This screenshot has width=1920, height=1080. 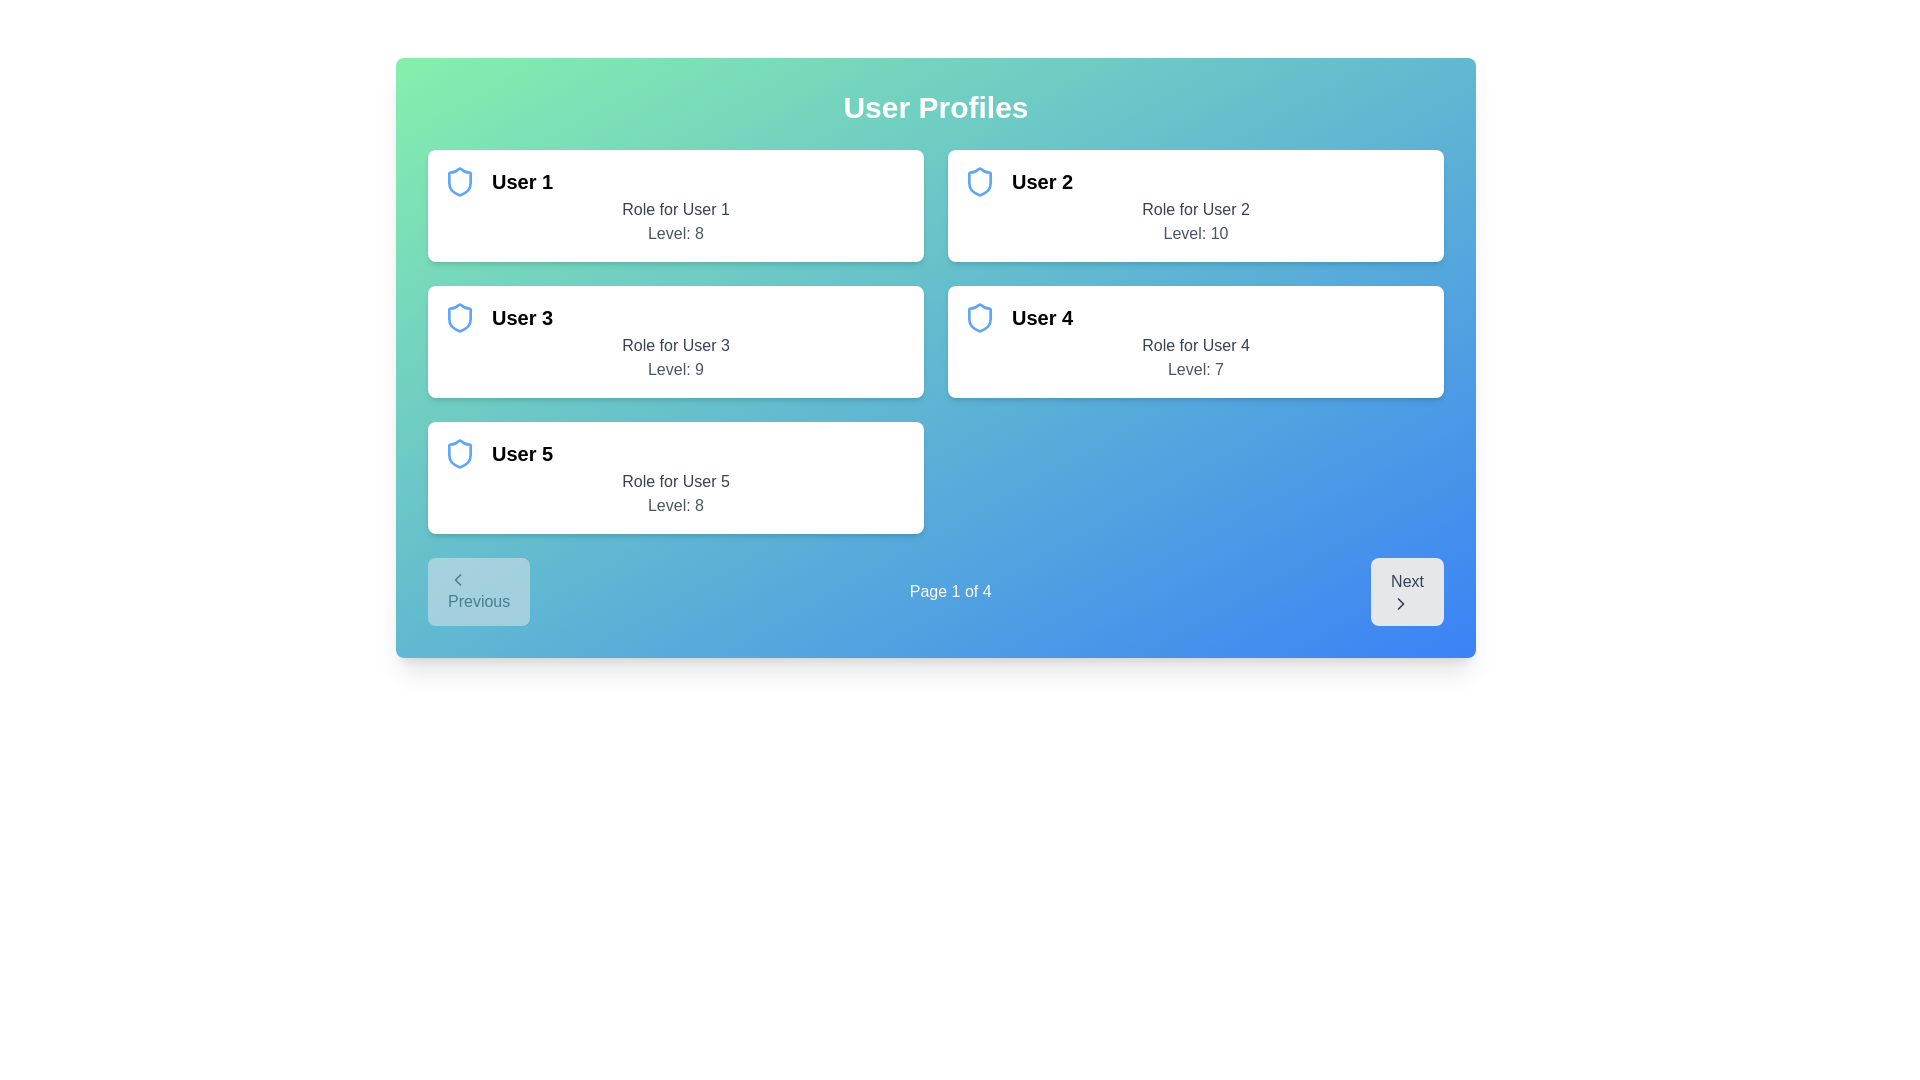 What do you see at coordinates (935, 108) in the screenshot?
I see `the heading element labeled 'User Profiles' which is prominently displayed at the top of the blue-to-green gradient background` at bounding box center [935, 108].